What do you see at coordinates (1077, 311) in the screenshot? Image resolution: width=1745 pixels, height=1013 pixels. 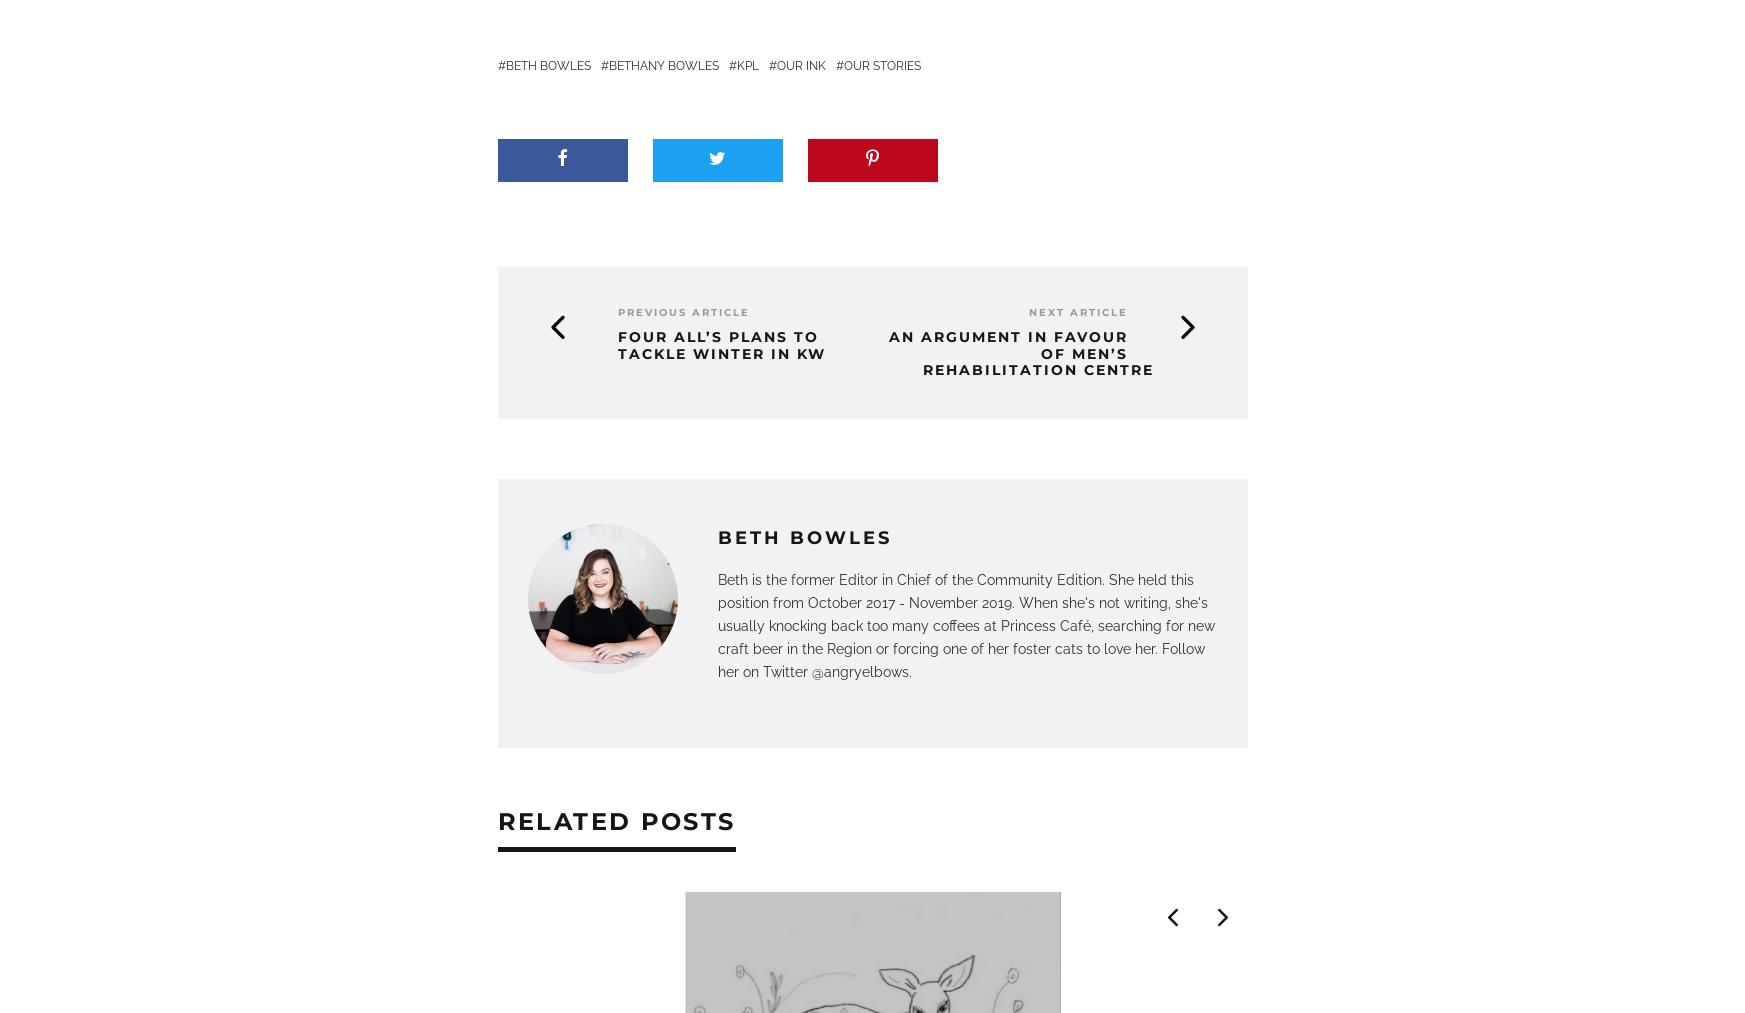 I see `'Next Article'` at bounding box center [1077, 311].